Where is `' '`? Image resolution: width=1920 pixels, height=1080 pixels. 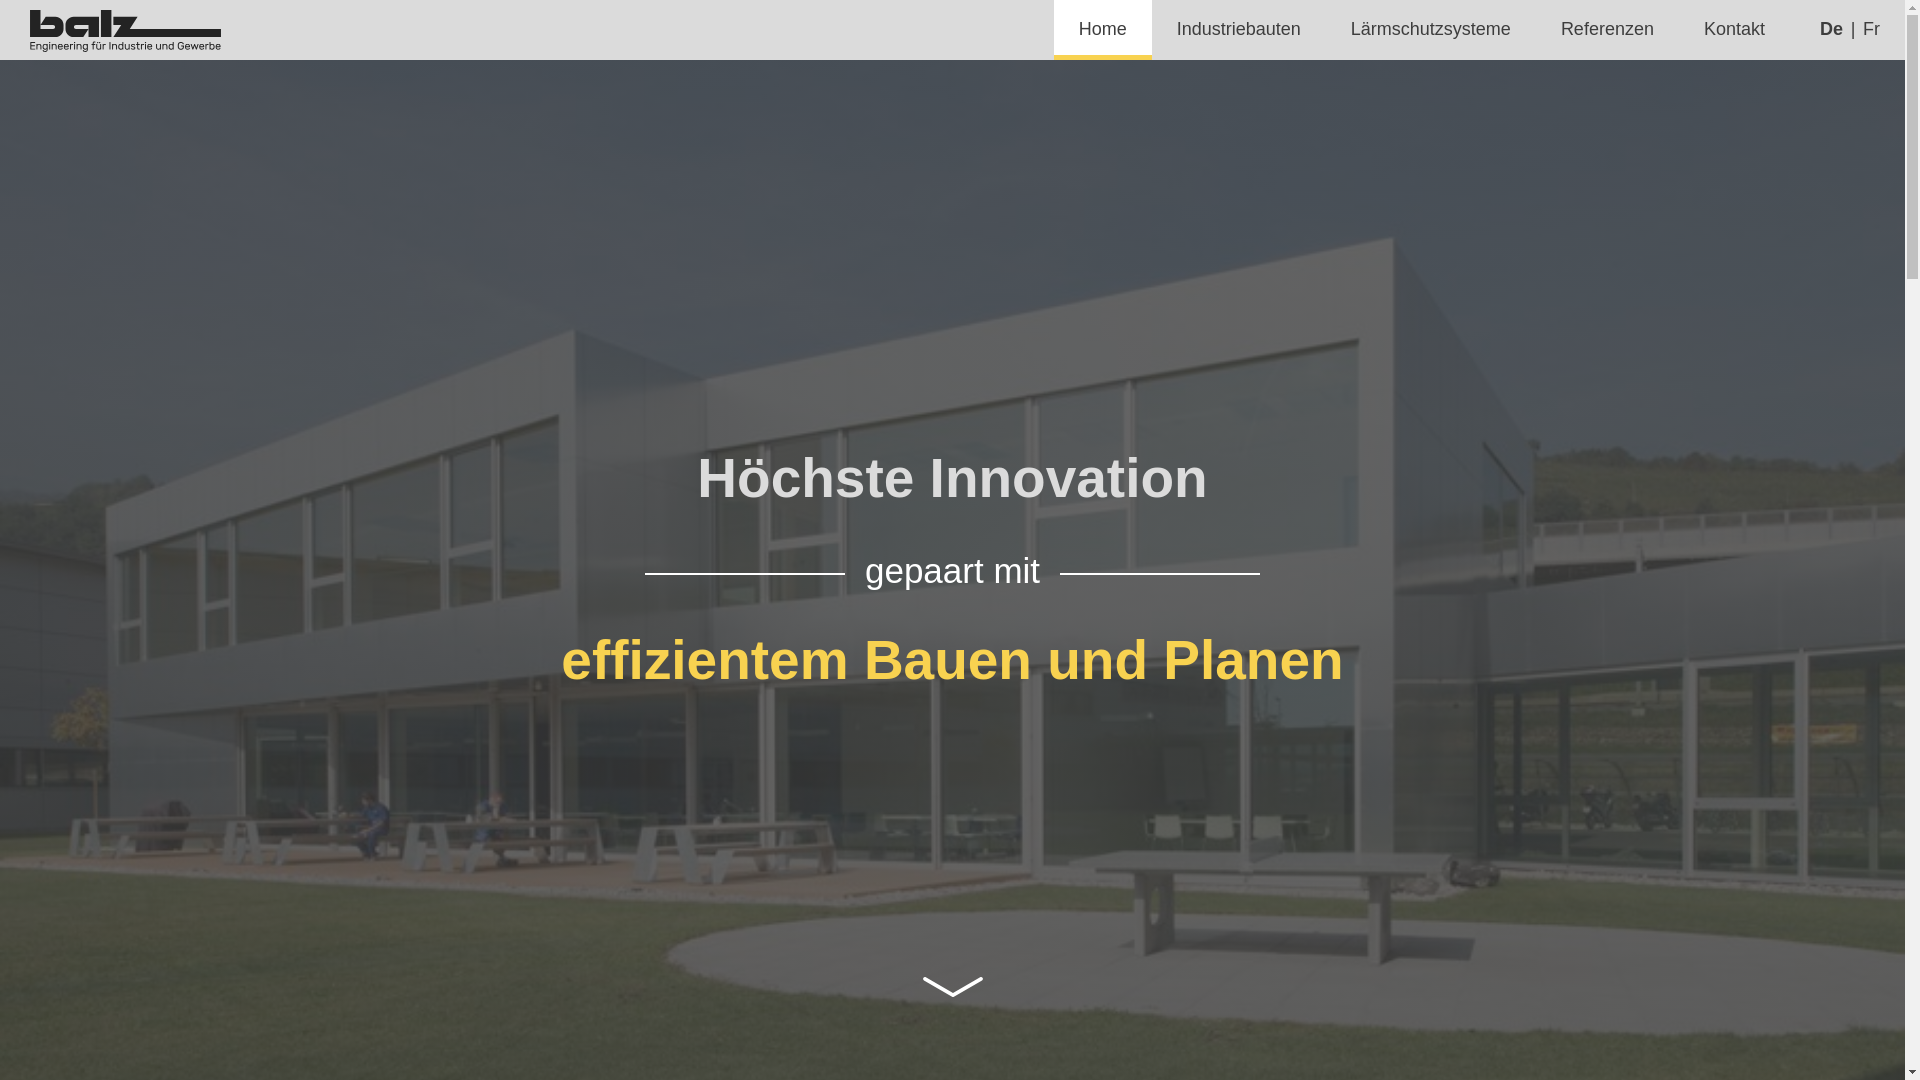 ' ' is located at coordinates (951, 986).